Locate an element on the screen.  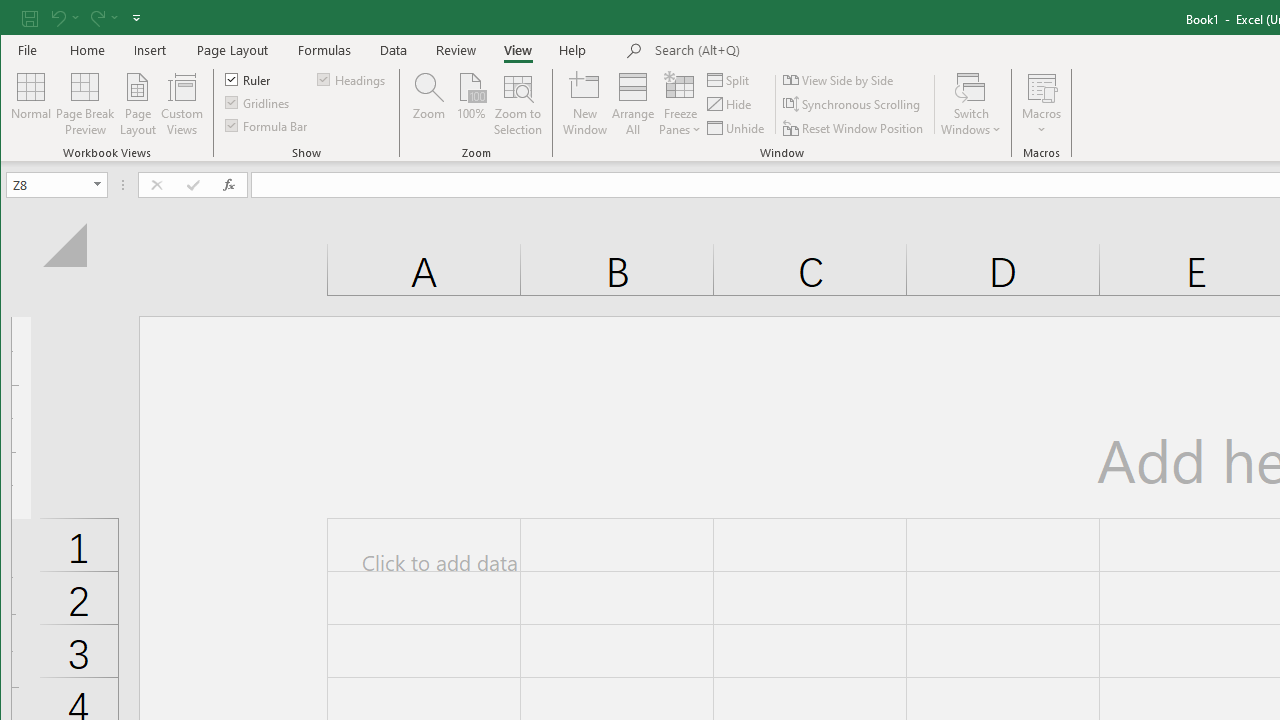
'Freeze Panes' is located at coordinates (680, 104).